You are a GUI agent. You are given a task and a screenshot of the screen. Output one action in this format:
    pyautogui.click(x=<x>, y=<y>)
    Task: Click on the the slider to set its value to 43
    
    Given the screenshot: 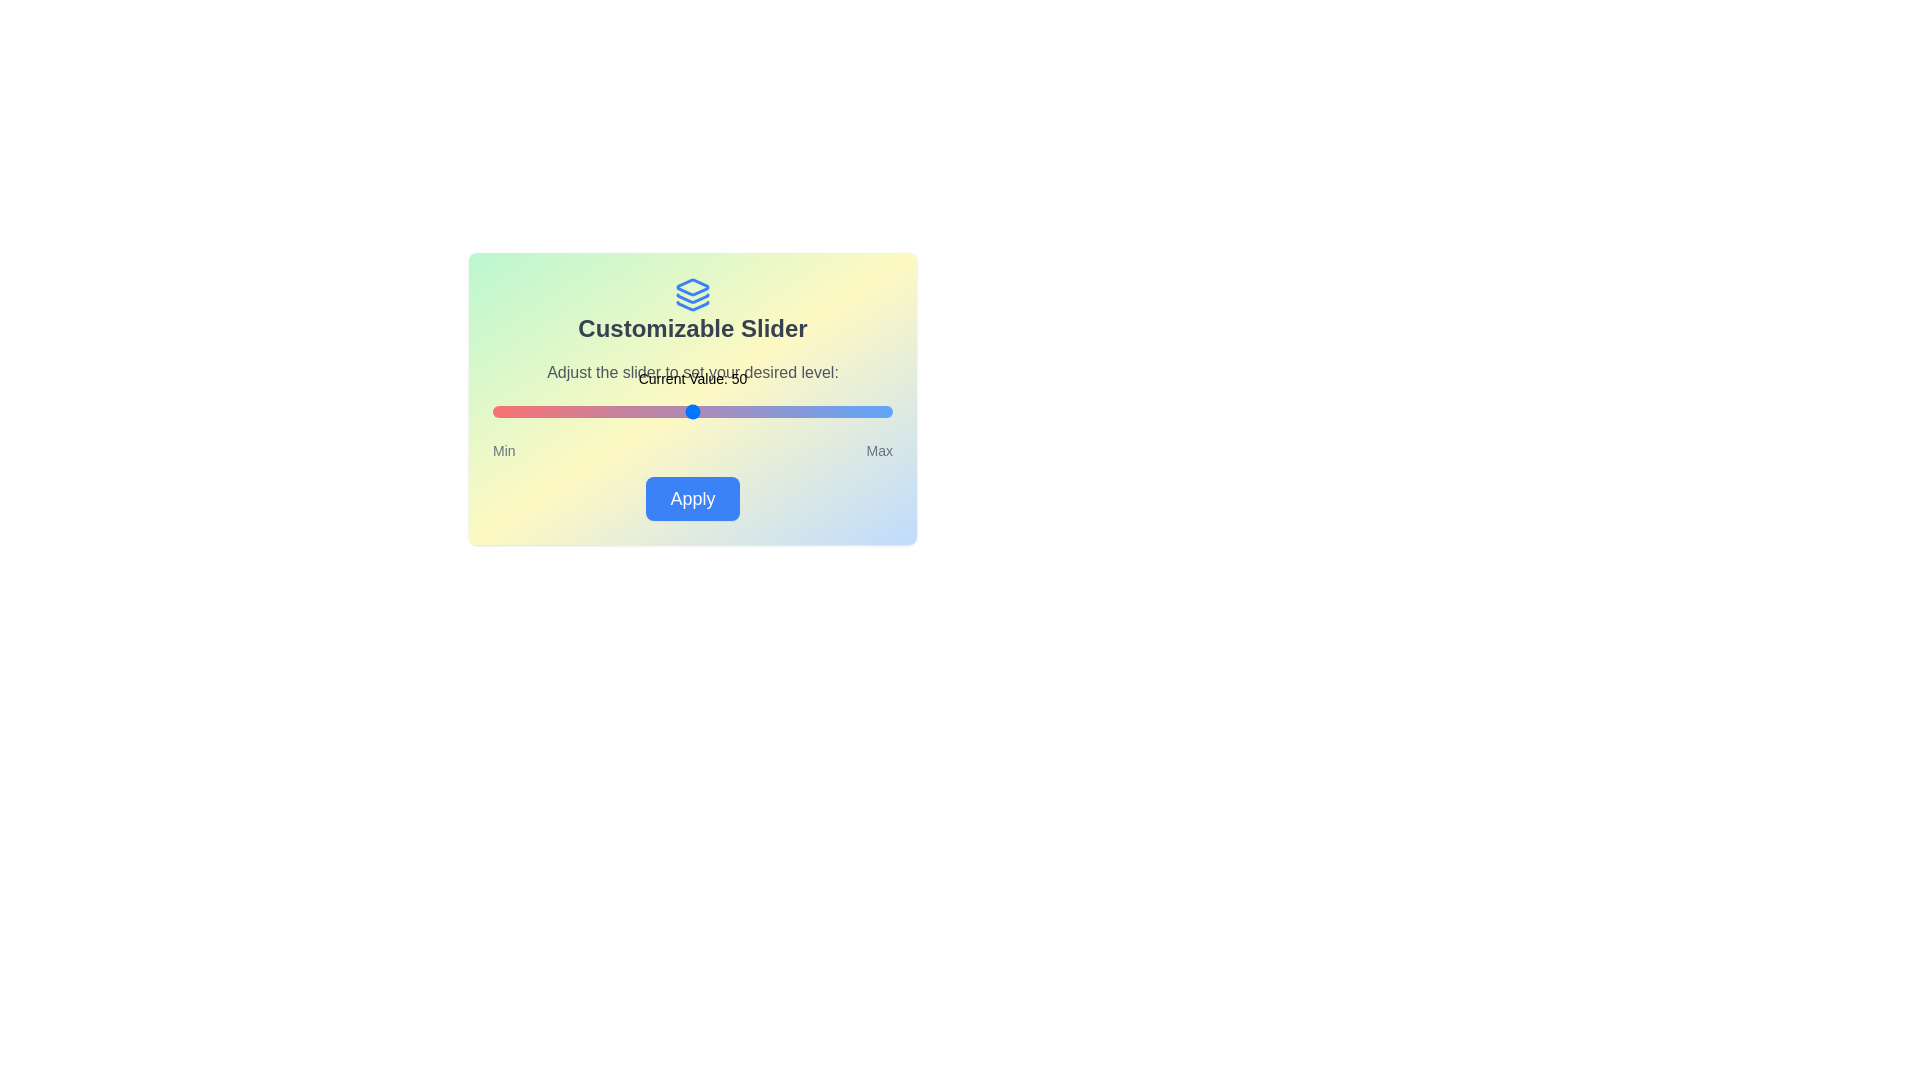 What is the action you would take?
    pyautogui.click(x=665, y=411)
    